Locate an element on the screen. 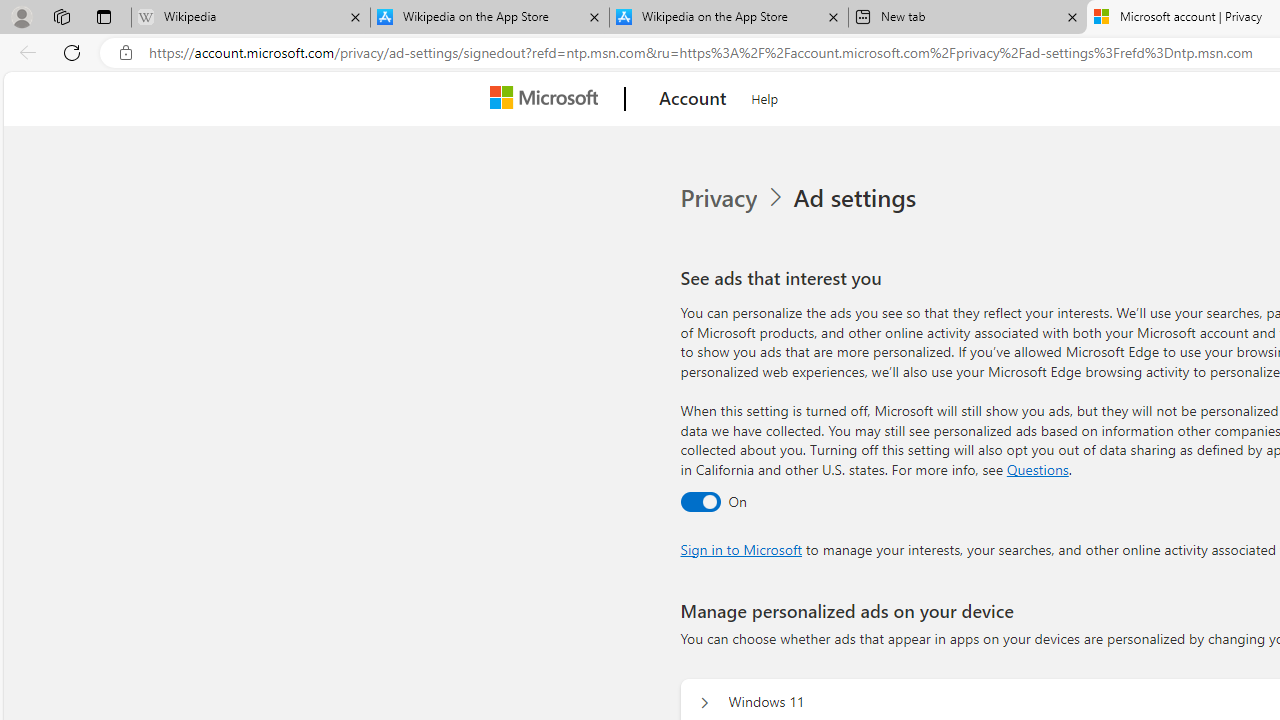 This screenshot has height=720, width=1280. 'Sign in to Microsoft' is located at coordinates (740, 549).